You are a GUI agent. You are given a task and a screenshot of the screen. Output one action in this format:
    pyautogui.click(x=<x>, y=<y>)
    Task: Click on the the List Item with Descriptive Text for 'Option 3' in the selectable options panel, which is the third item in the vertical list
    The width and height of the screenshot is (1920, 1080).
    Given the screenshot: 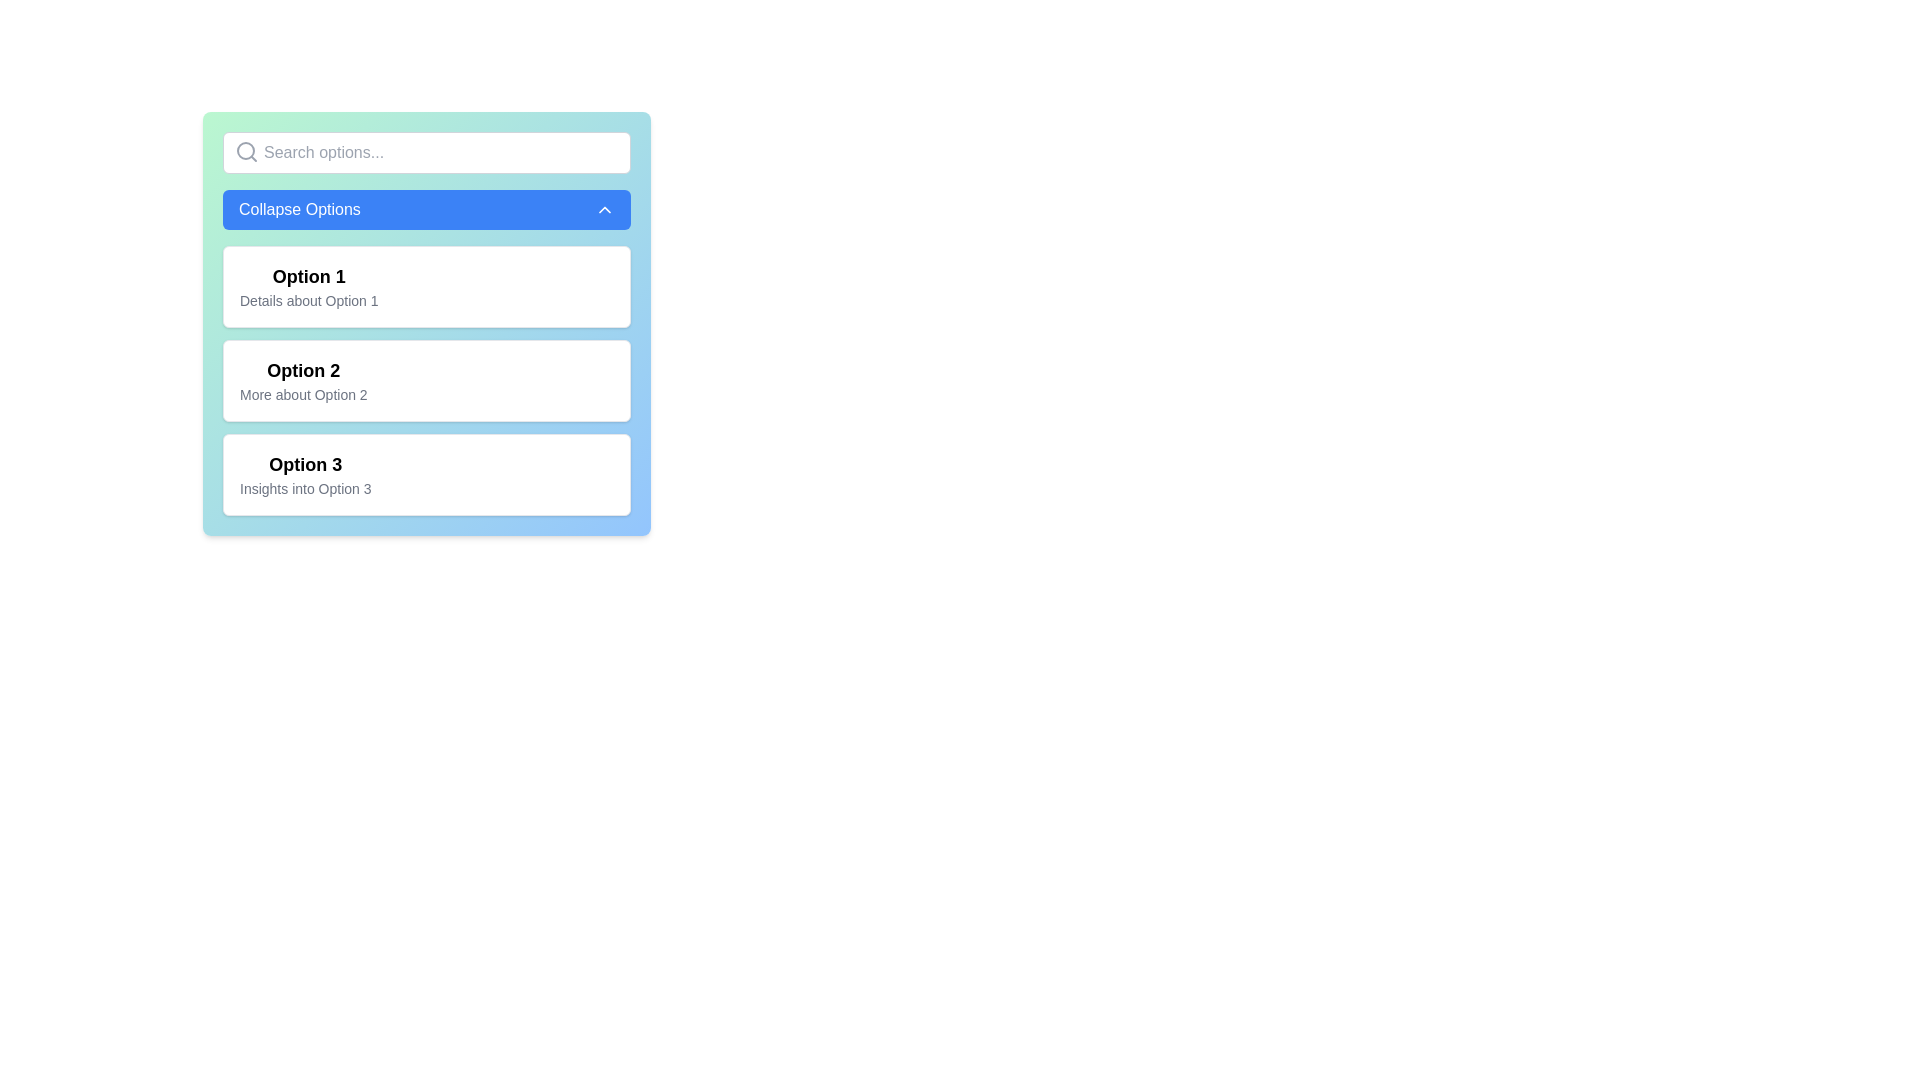 What is the action you would take?
    pyautogui.click(x=304, y=474)
    